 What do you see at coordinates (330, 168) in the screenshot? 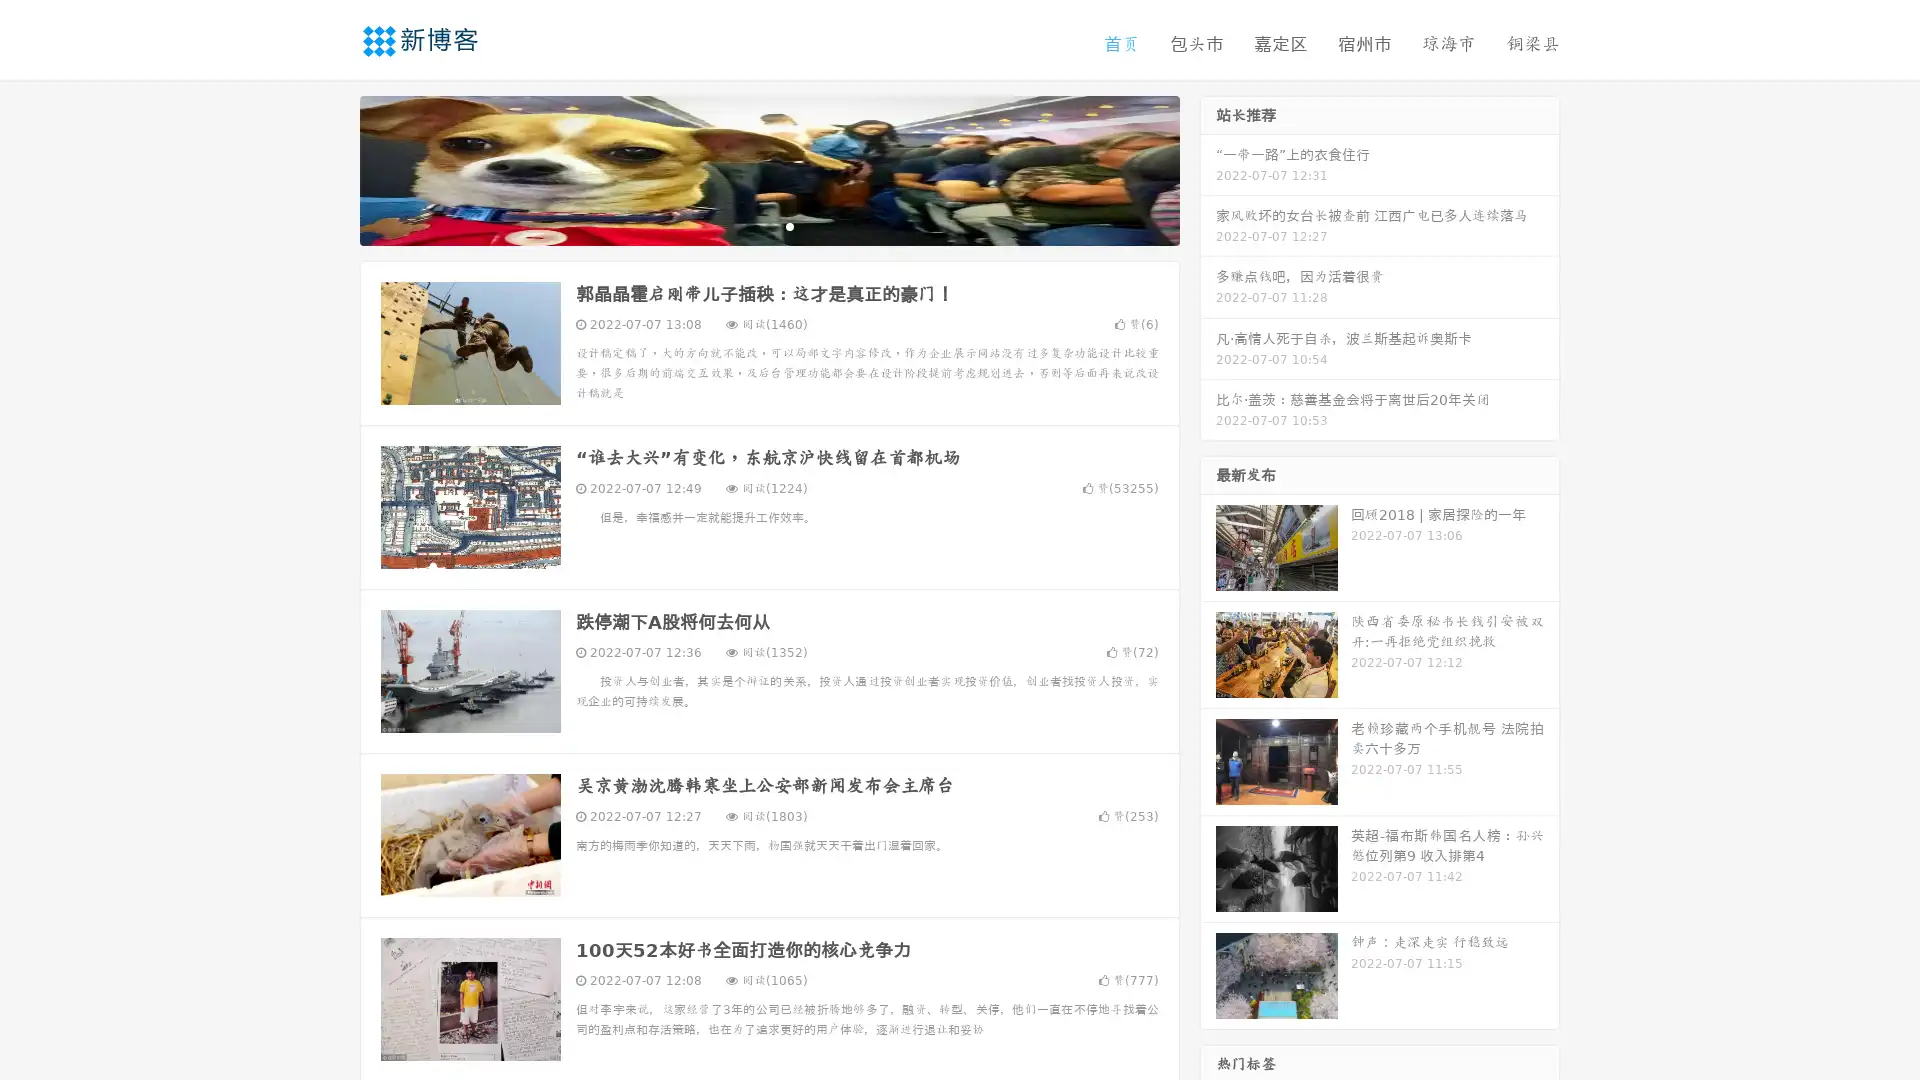
I see `Previous slide` at bounding box center [330, 168].